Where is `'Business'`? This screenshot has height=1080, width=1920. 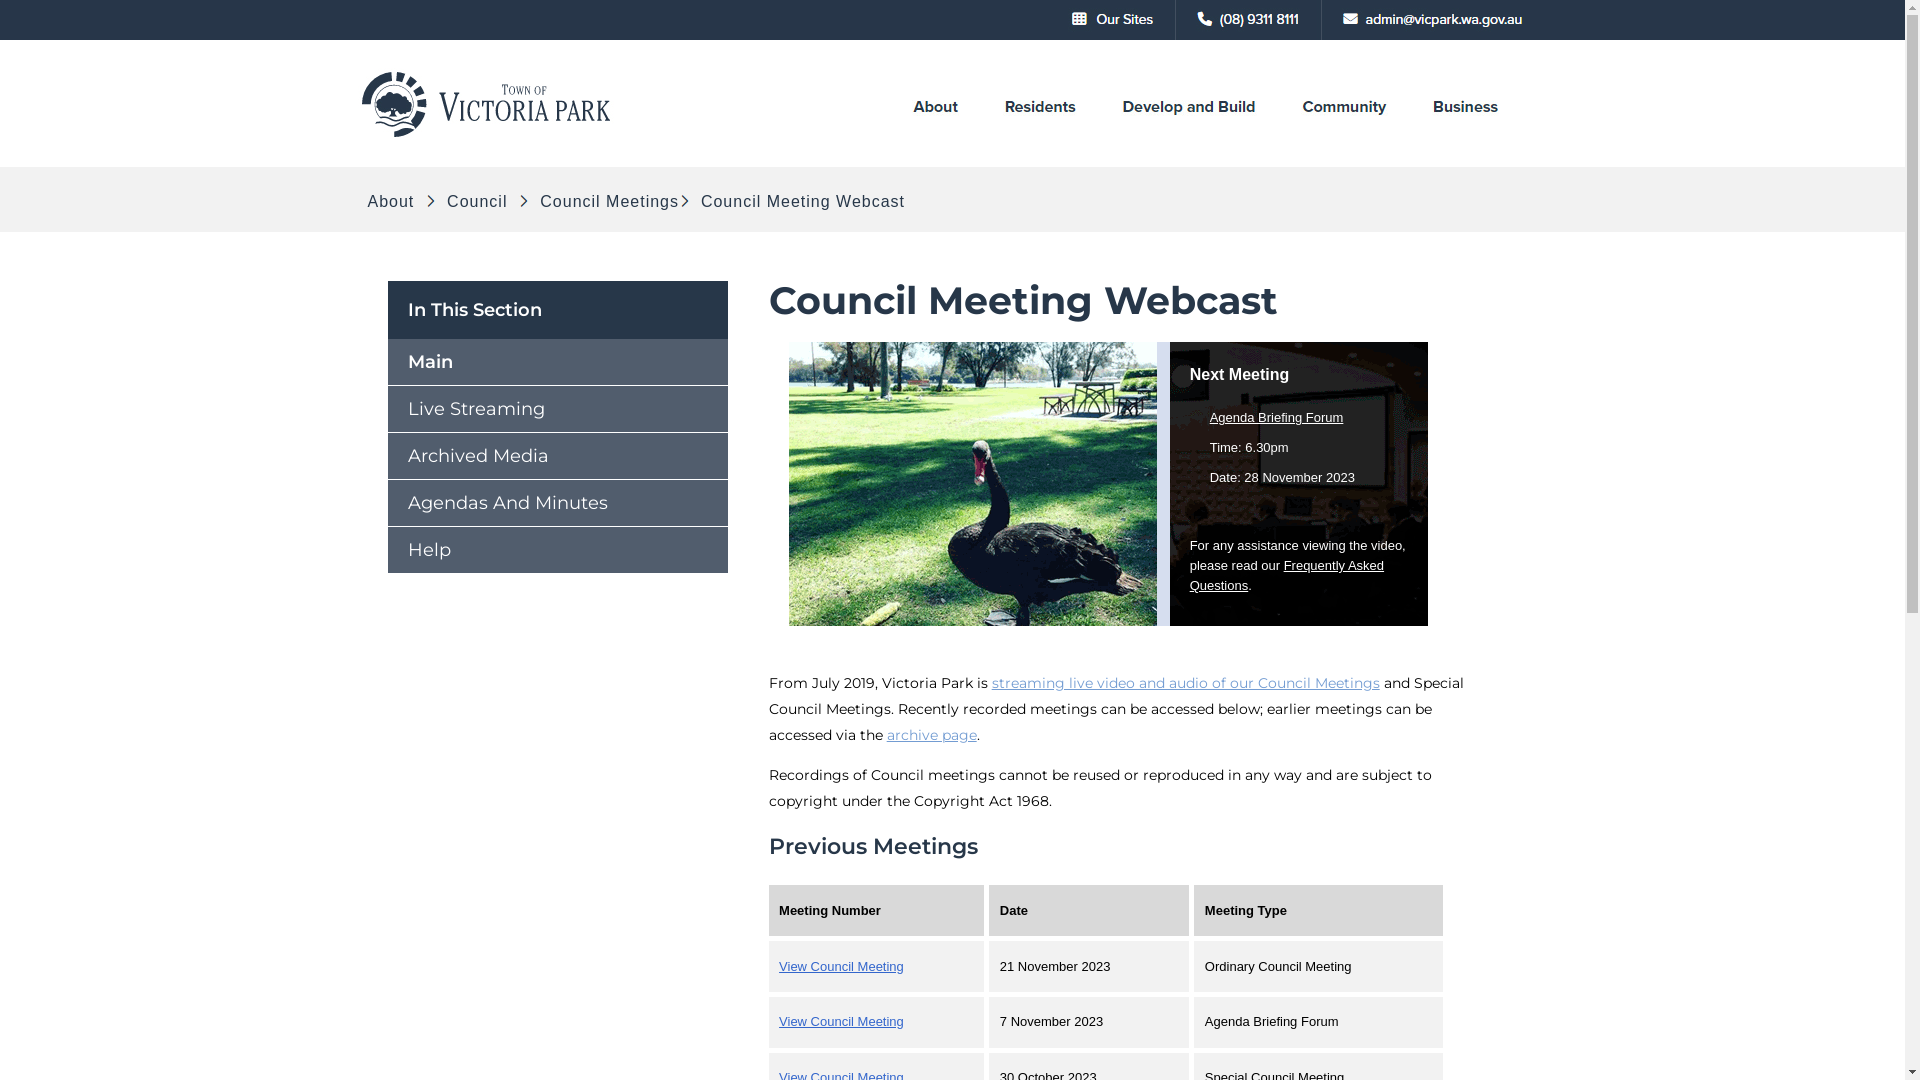
'Business' is located at coordinates (1465, 135).